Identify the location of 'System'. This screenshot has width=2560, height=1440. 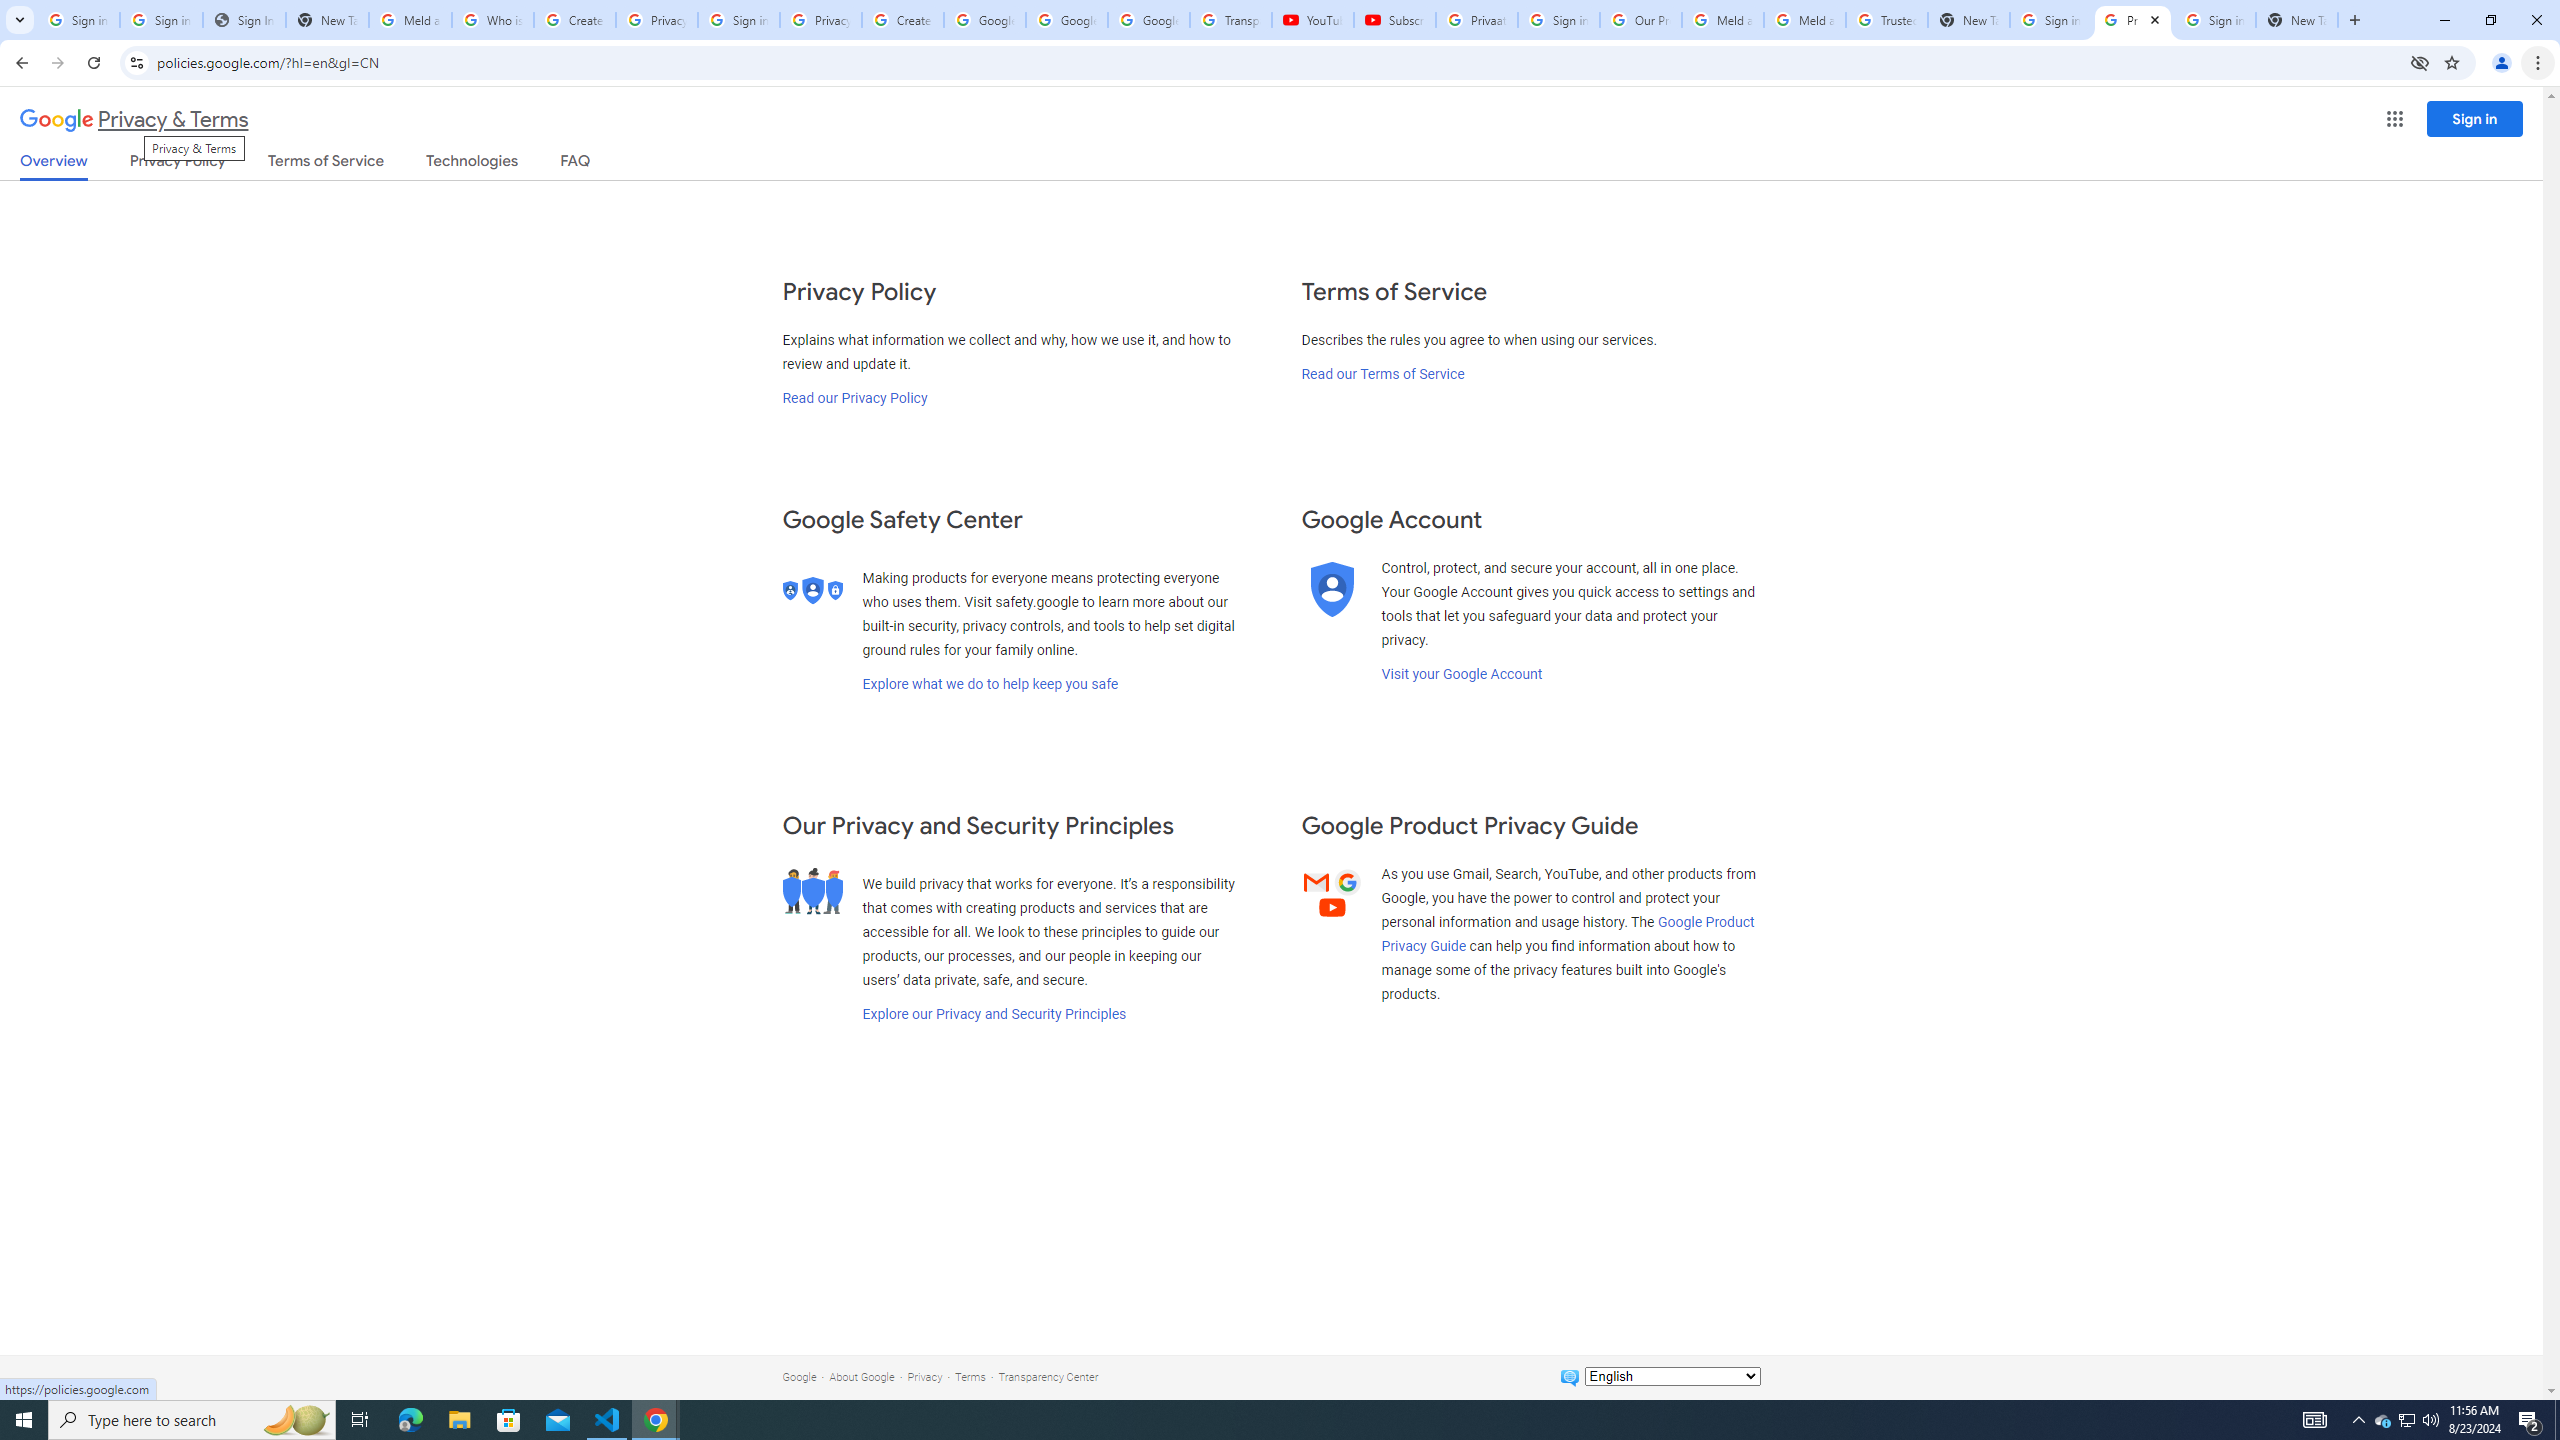
(11, 9).